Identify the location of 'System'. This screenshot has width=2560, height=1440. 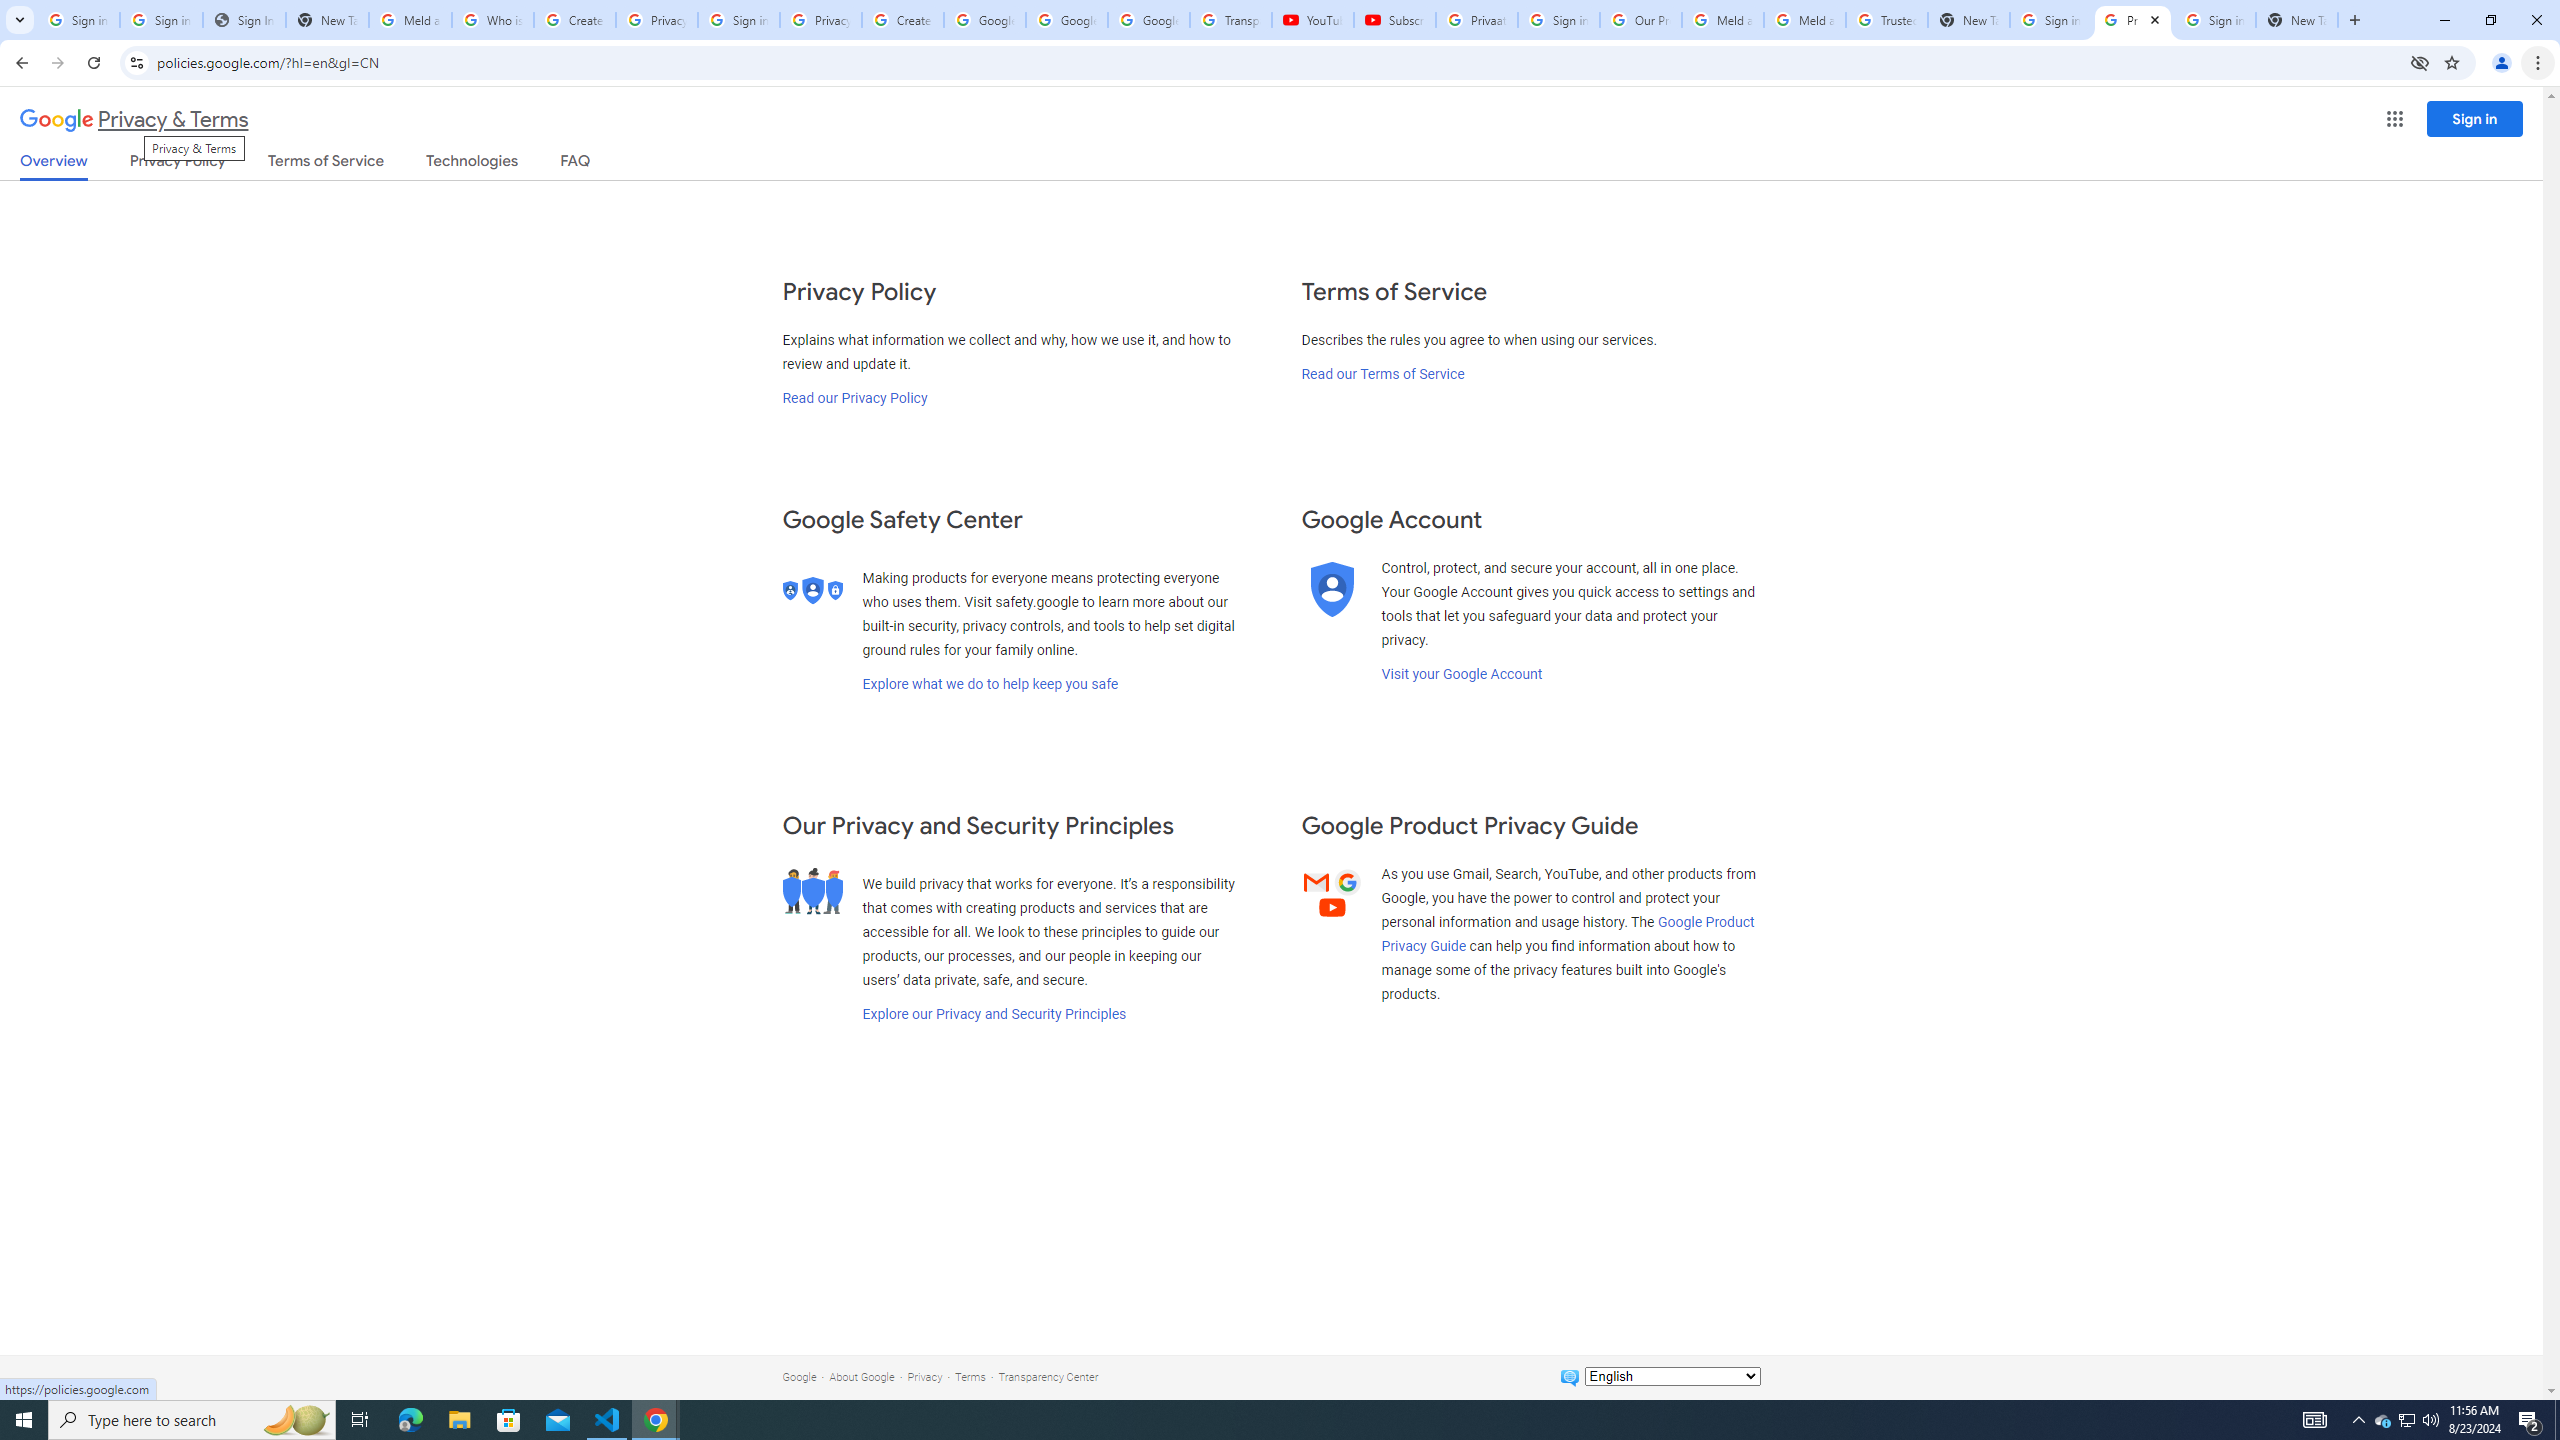
(11, 9).